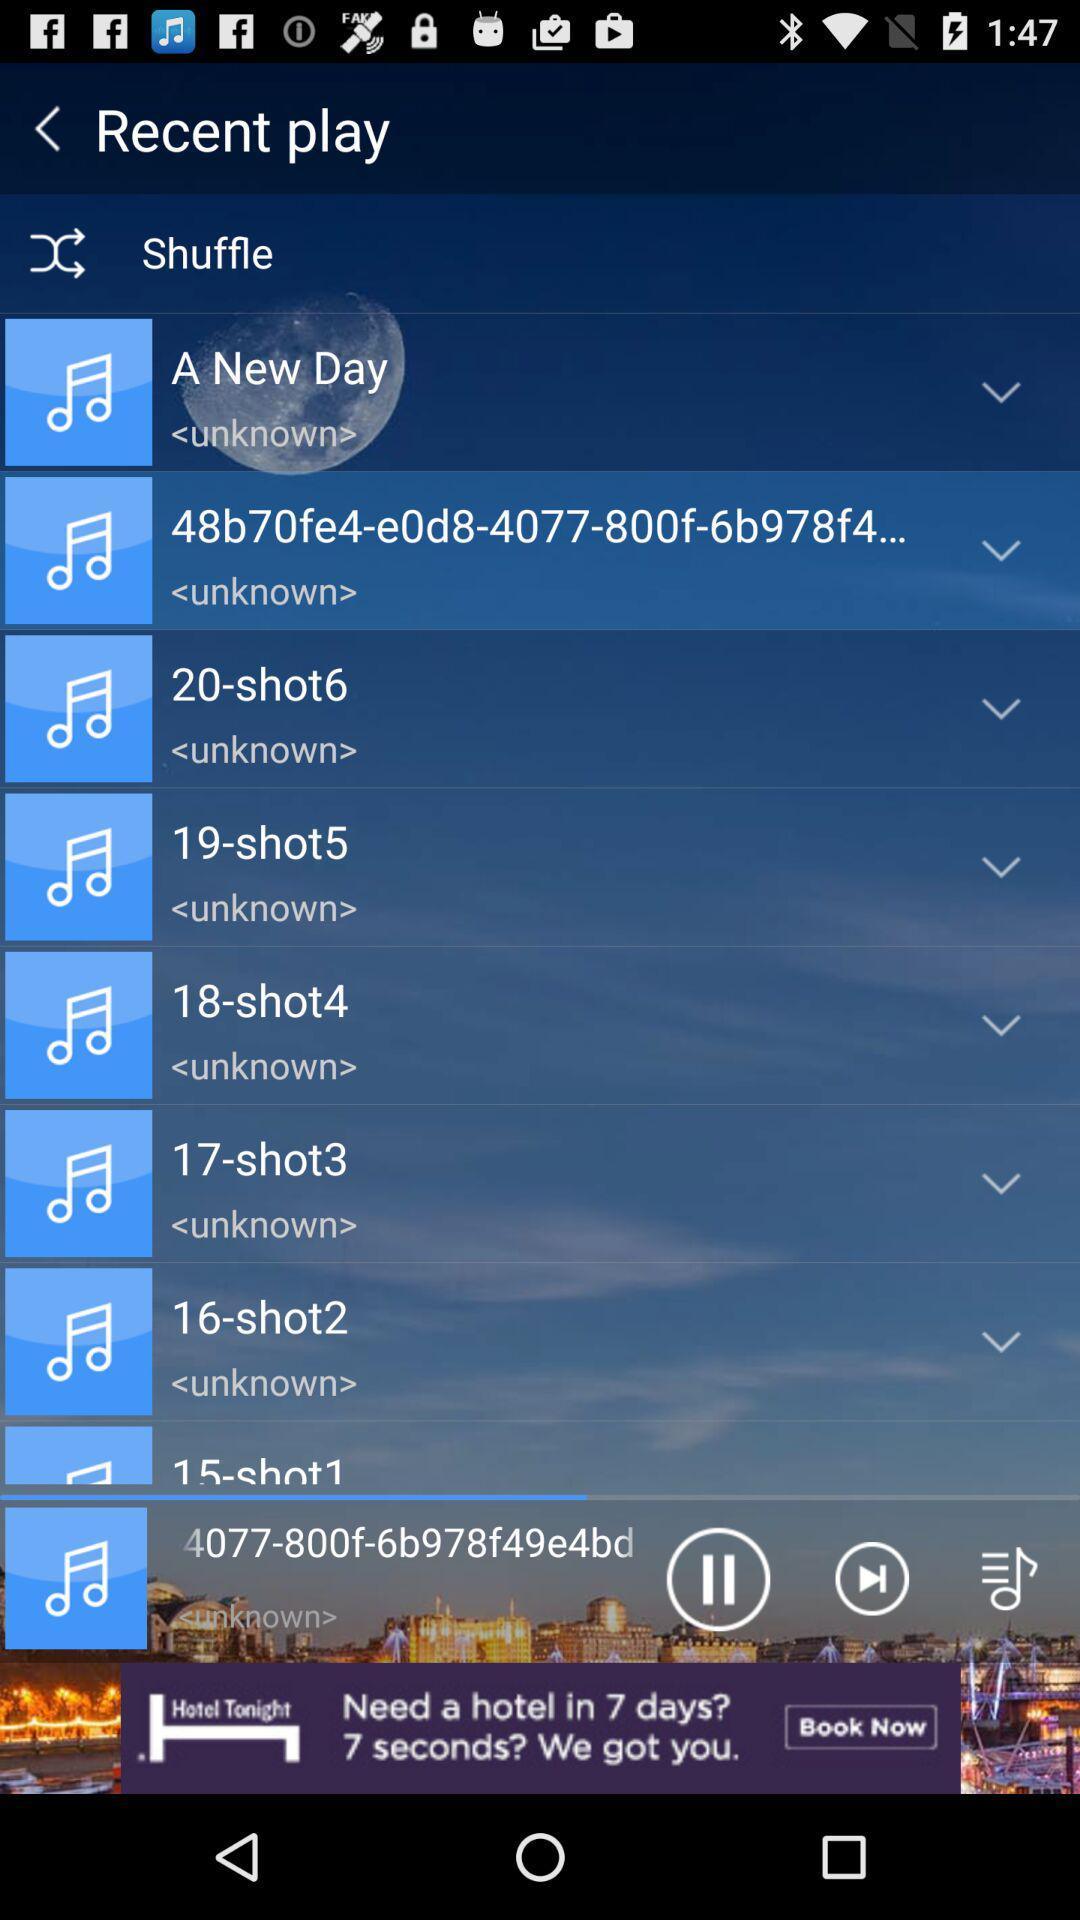 The width and height of the screenshot is (1080, 1920). What do you see at coordinates (1010, 1688) in the screenshot?
I see `the playlist icon` at bounding box center [1010, 1688].